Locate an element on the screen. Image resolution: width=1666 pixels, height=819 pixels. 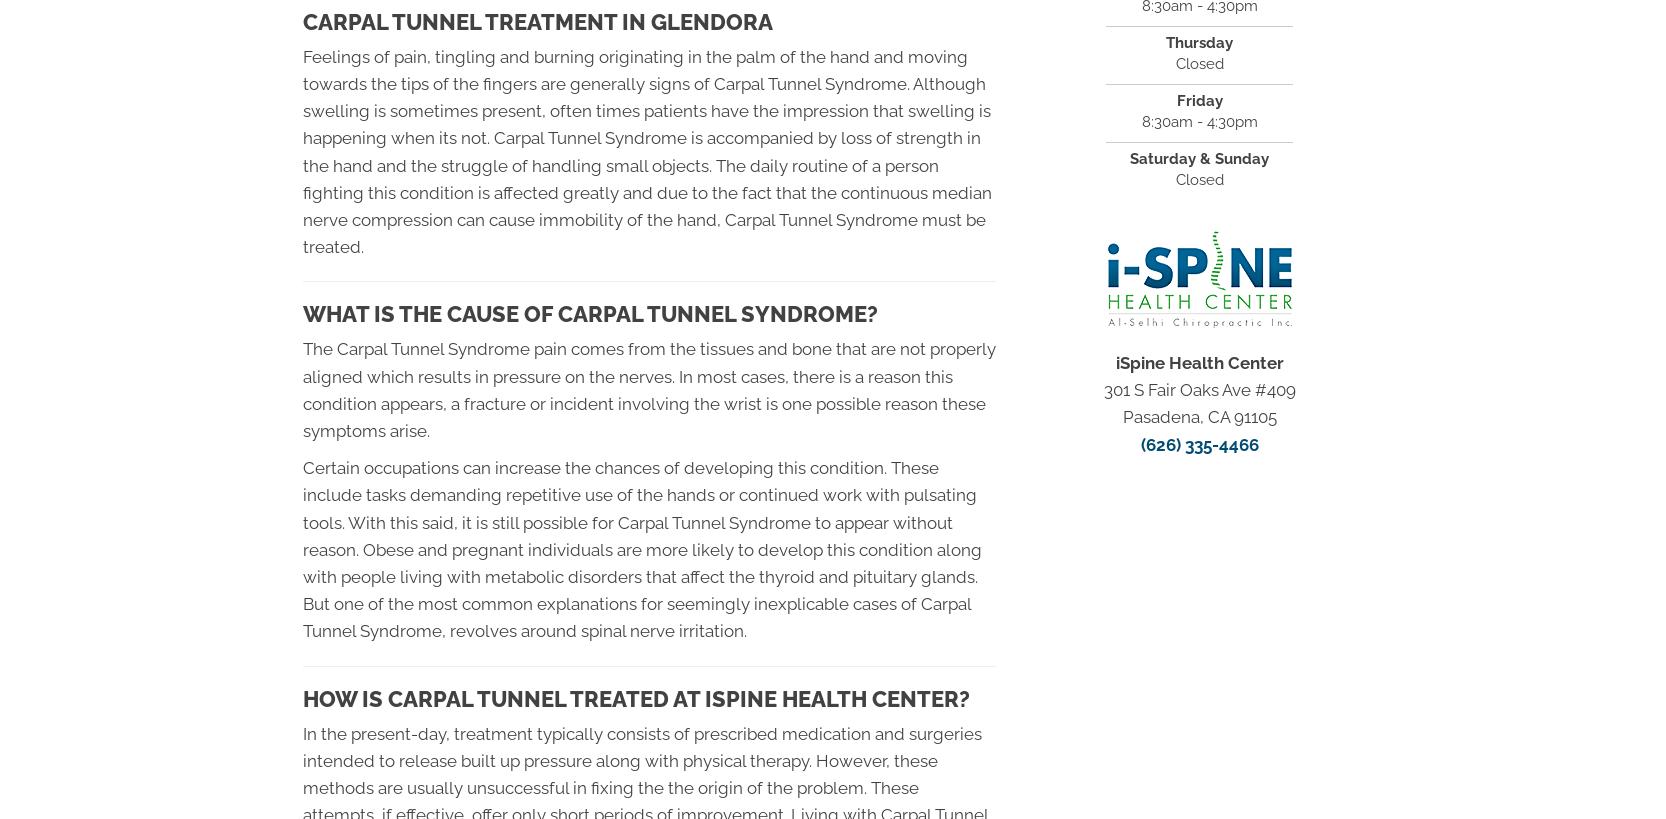
'iSpine Health Center' is located at coordinates (1199, 360).